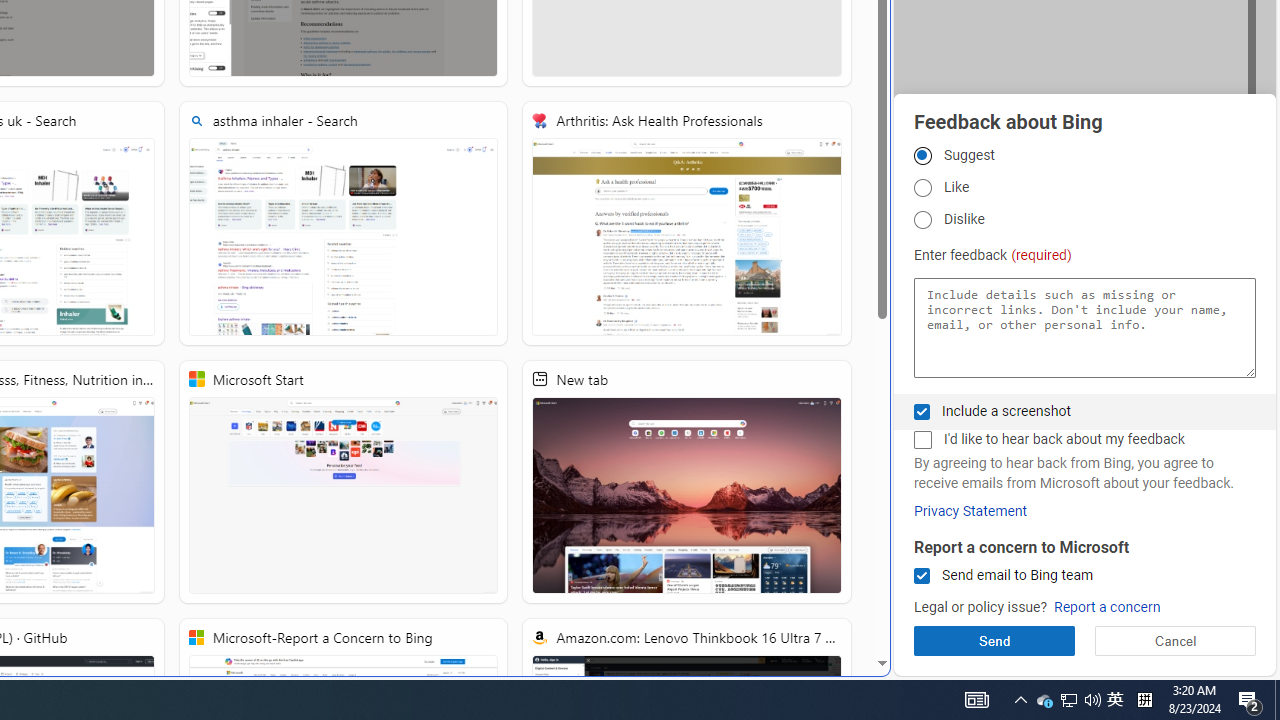 This screenshot has width=1280, height=720. Describe the element at coordinates (1175, 640) in the screenshot. I see `'Cancel'` at that location.